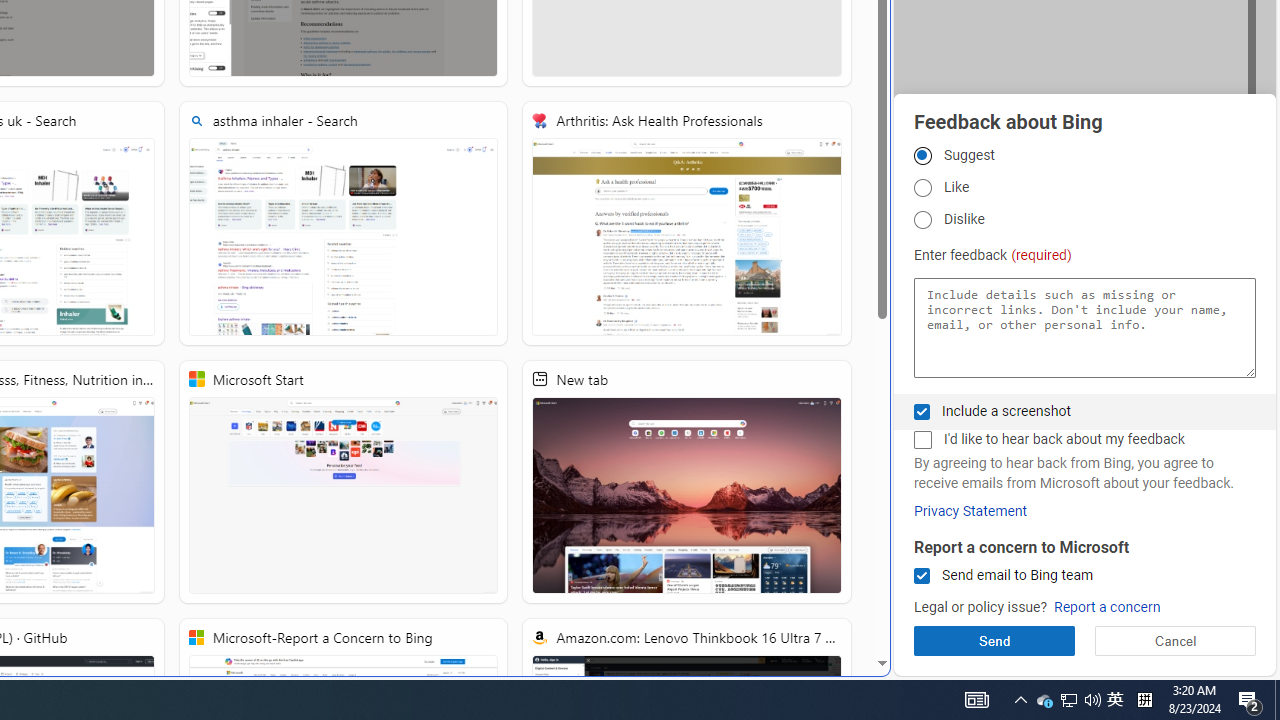 This screenshot has width=1280, height=720. Describe the element at coordinates (1175, 640) in the screenshot. I see `'Cancel'` at that location.